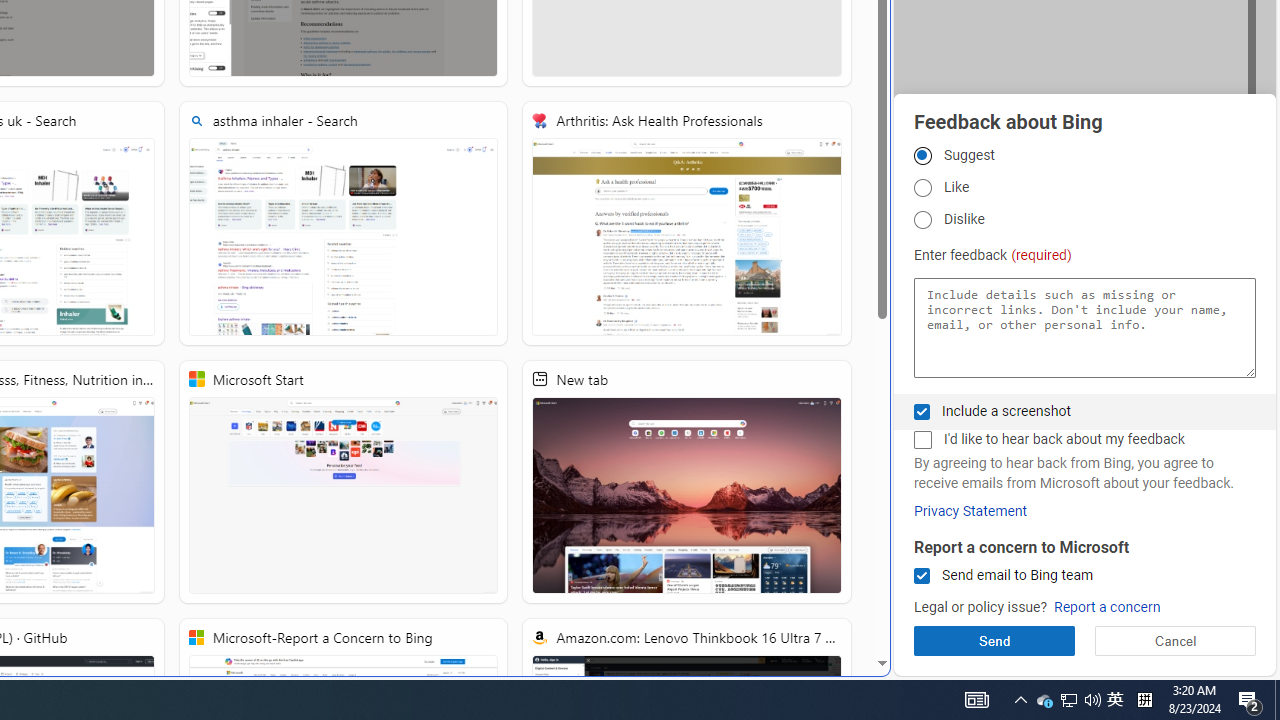 This screenshot has width=1280, height=720. Describe the element at coordinates (1175, 640) in the screenshot. I see `'Cancel'` at that location.